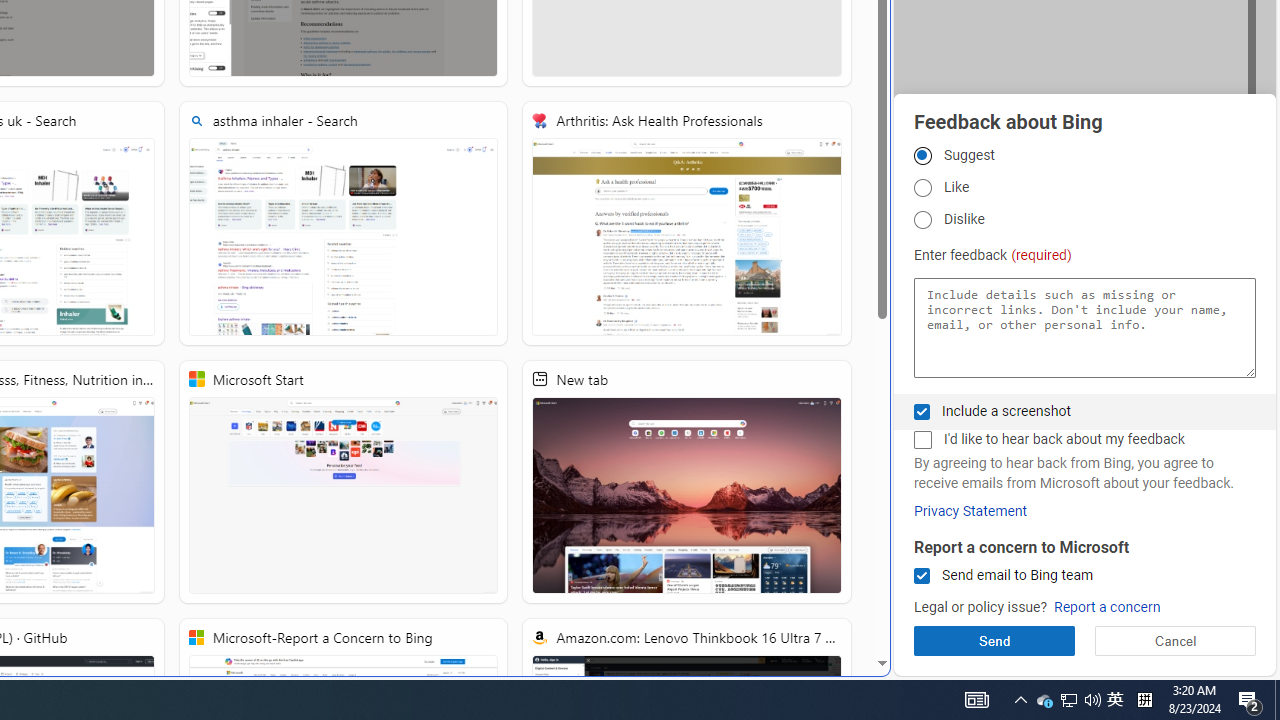 This screenshot has width=1280, height=720. Describe the element at coordinates (1175, 640) in the screenshot. I see `'Cancel'` at that location.